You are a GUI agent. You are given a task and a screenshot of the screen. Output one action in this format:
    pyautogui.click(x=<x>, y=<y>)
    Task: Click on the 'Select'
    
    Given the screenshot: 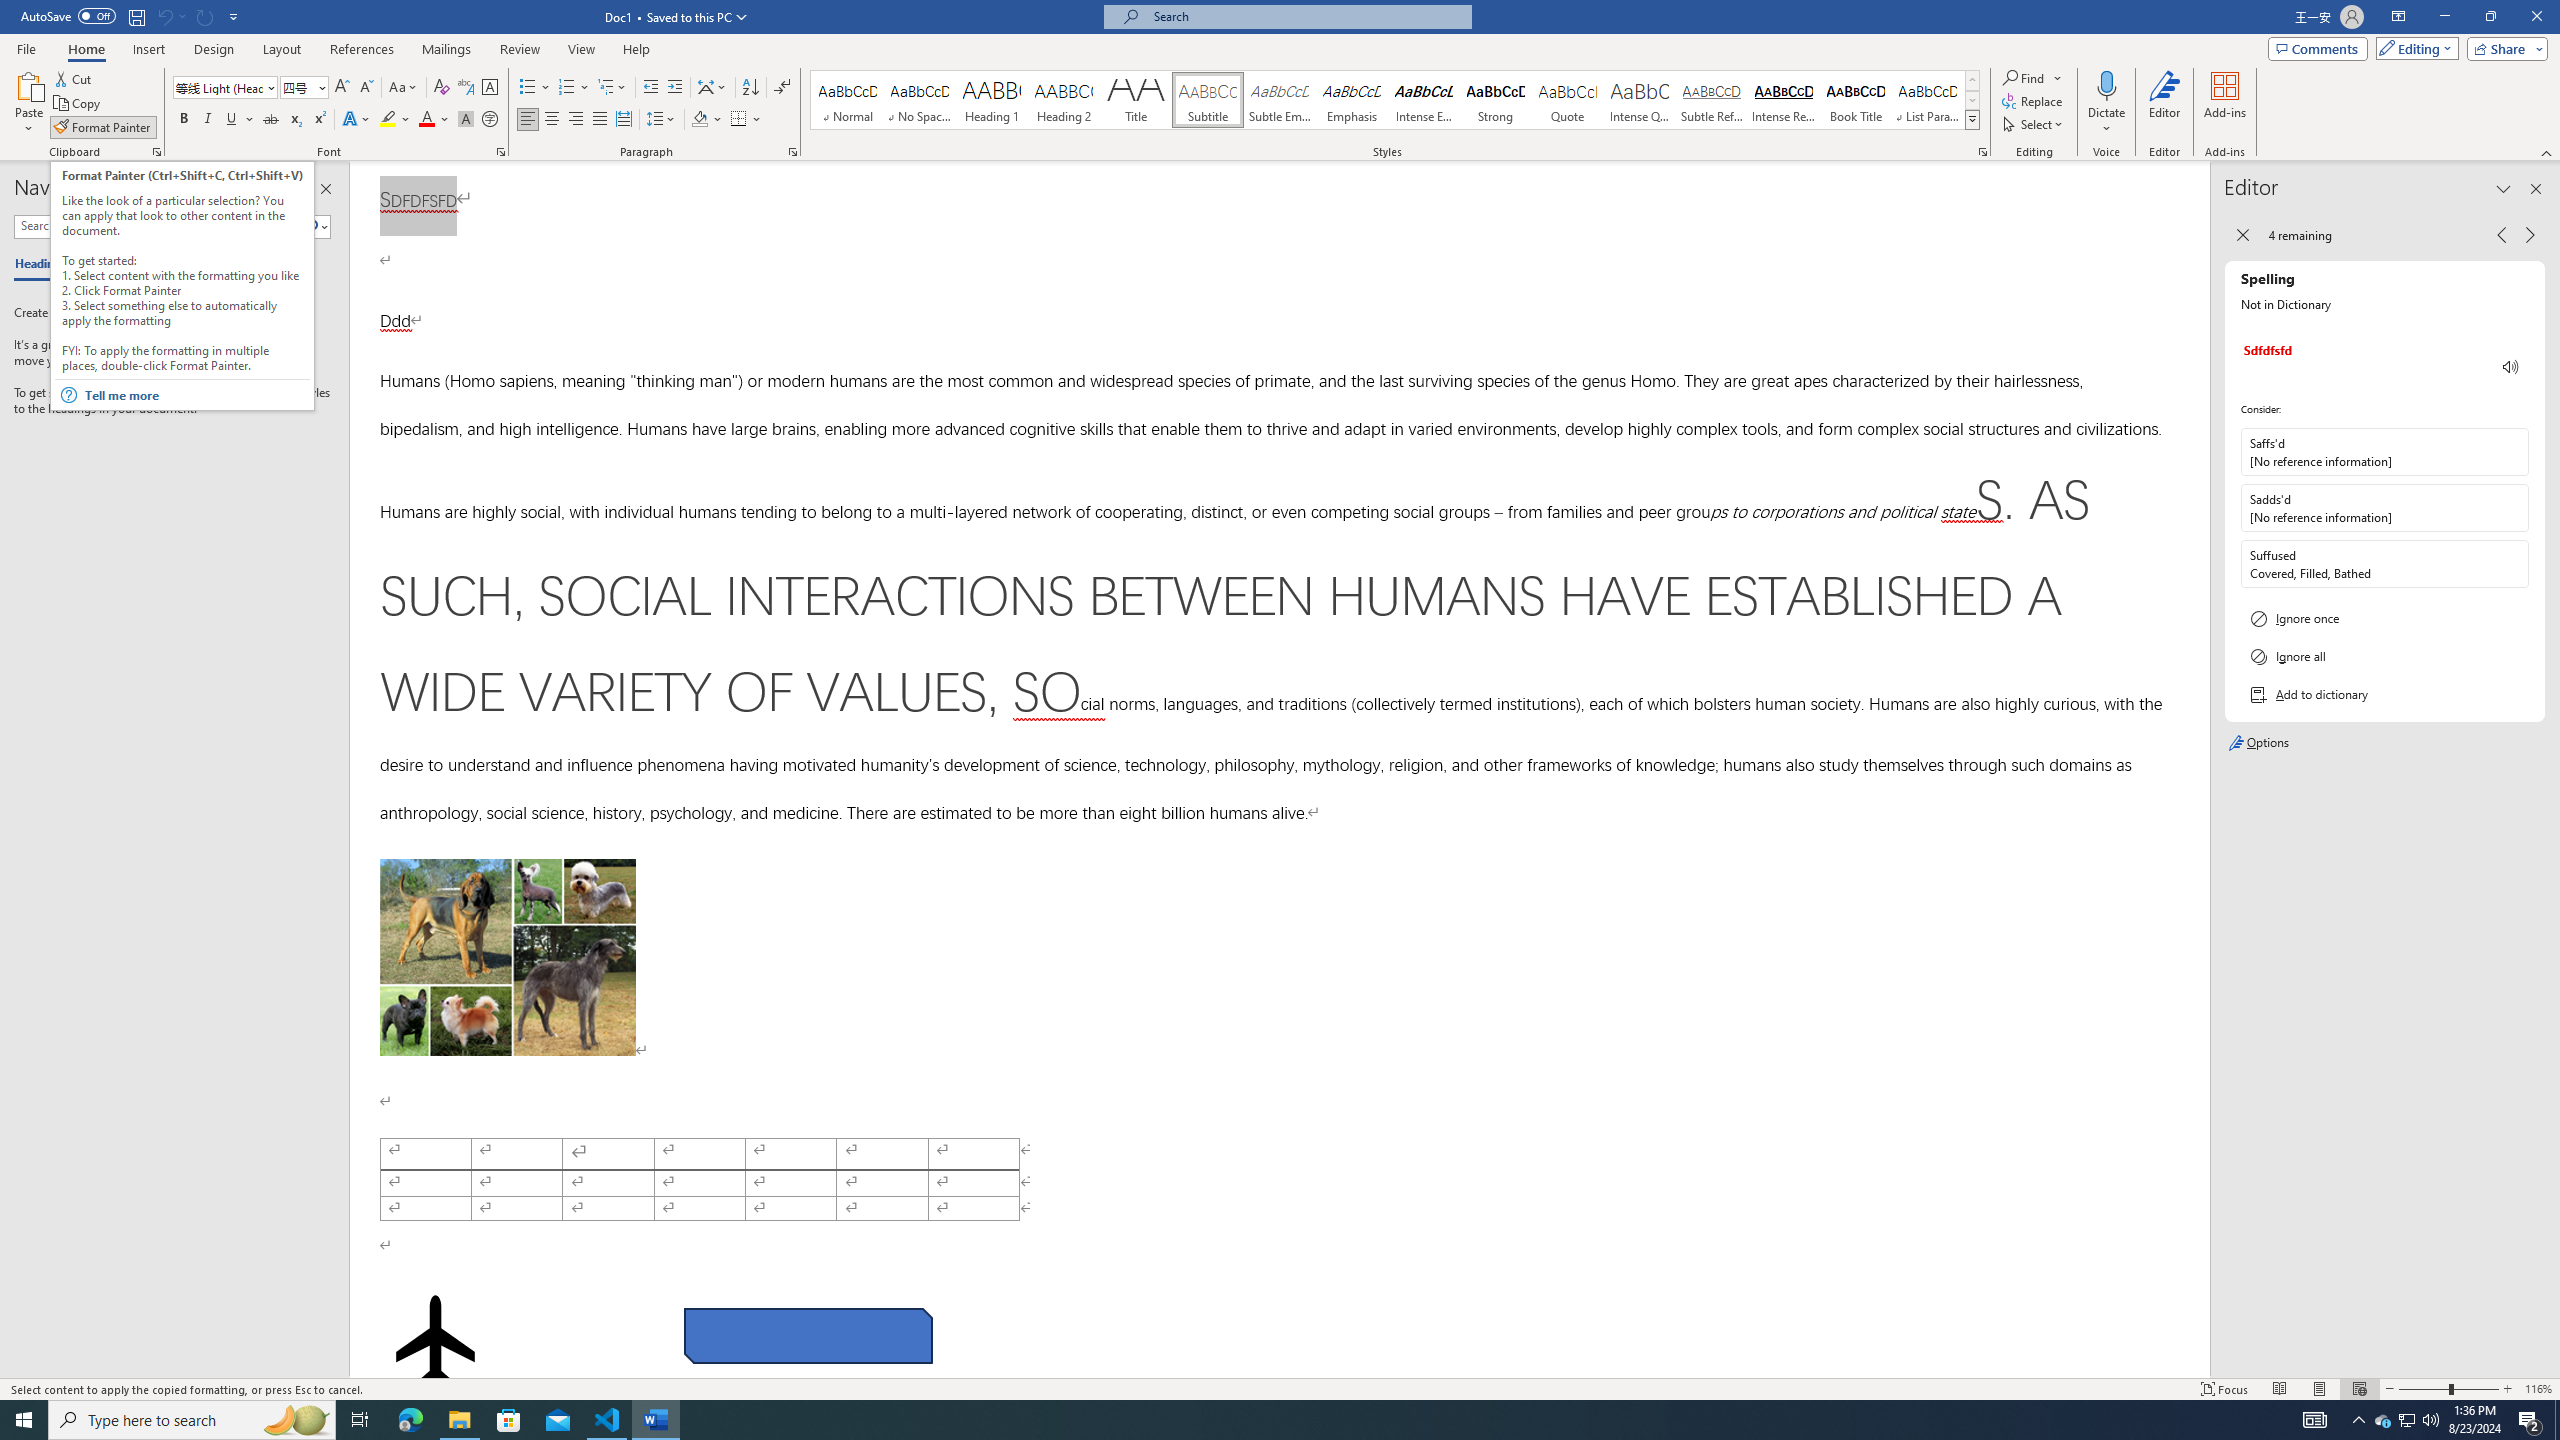 What is the action you would take?
    pyautogui.click(x=2034, y=122)
    